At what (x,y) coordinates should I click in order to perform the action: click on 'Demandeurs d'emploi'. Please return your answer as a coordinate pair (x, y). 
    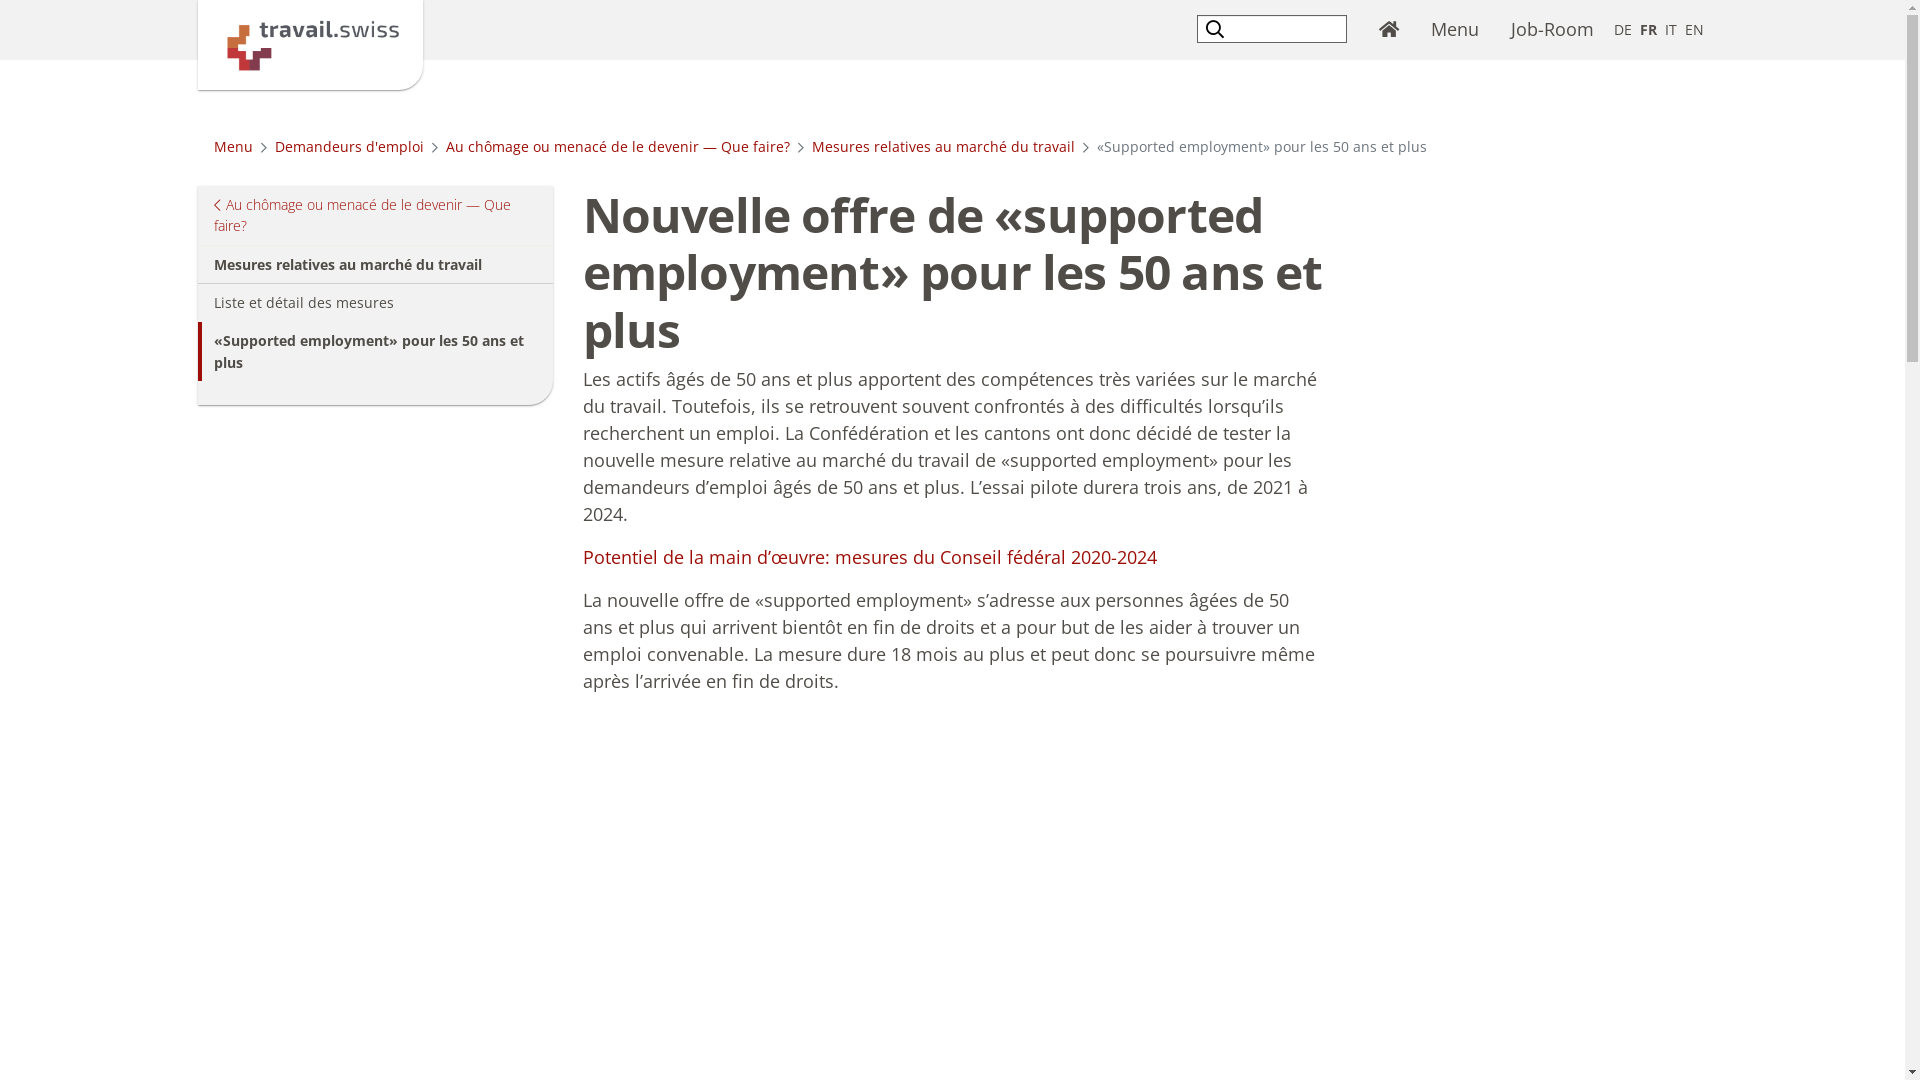
    Looking at the image, I should click on (348, 145).